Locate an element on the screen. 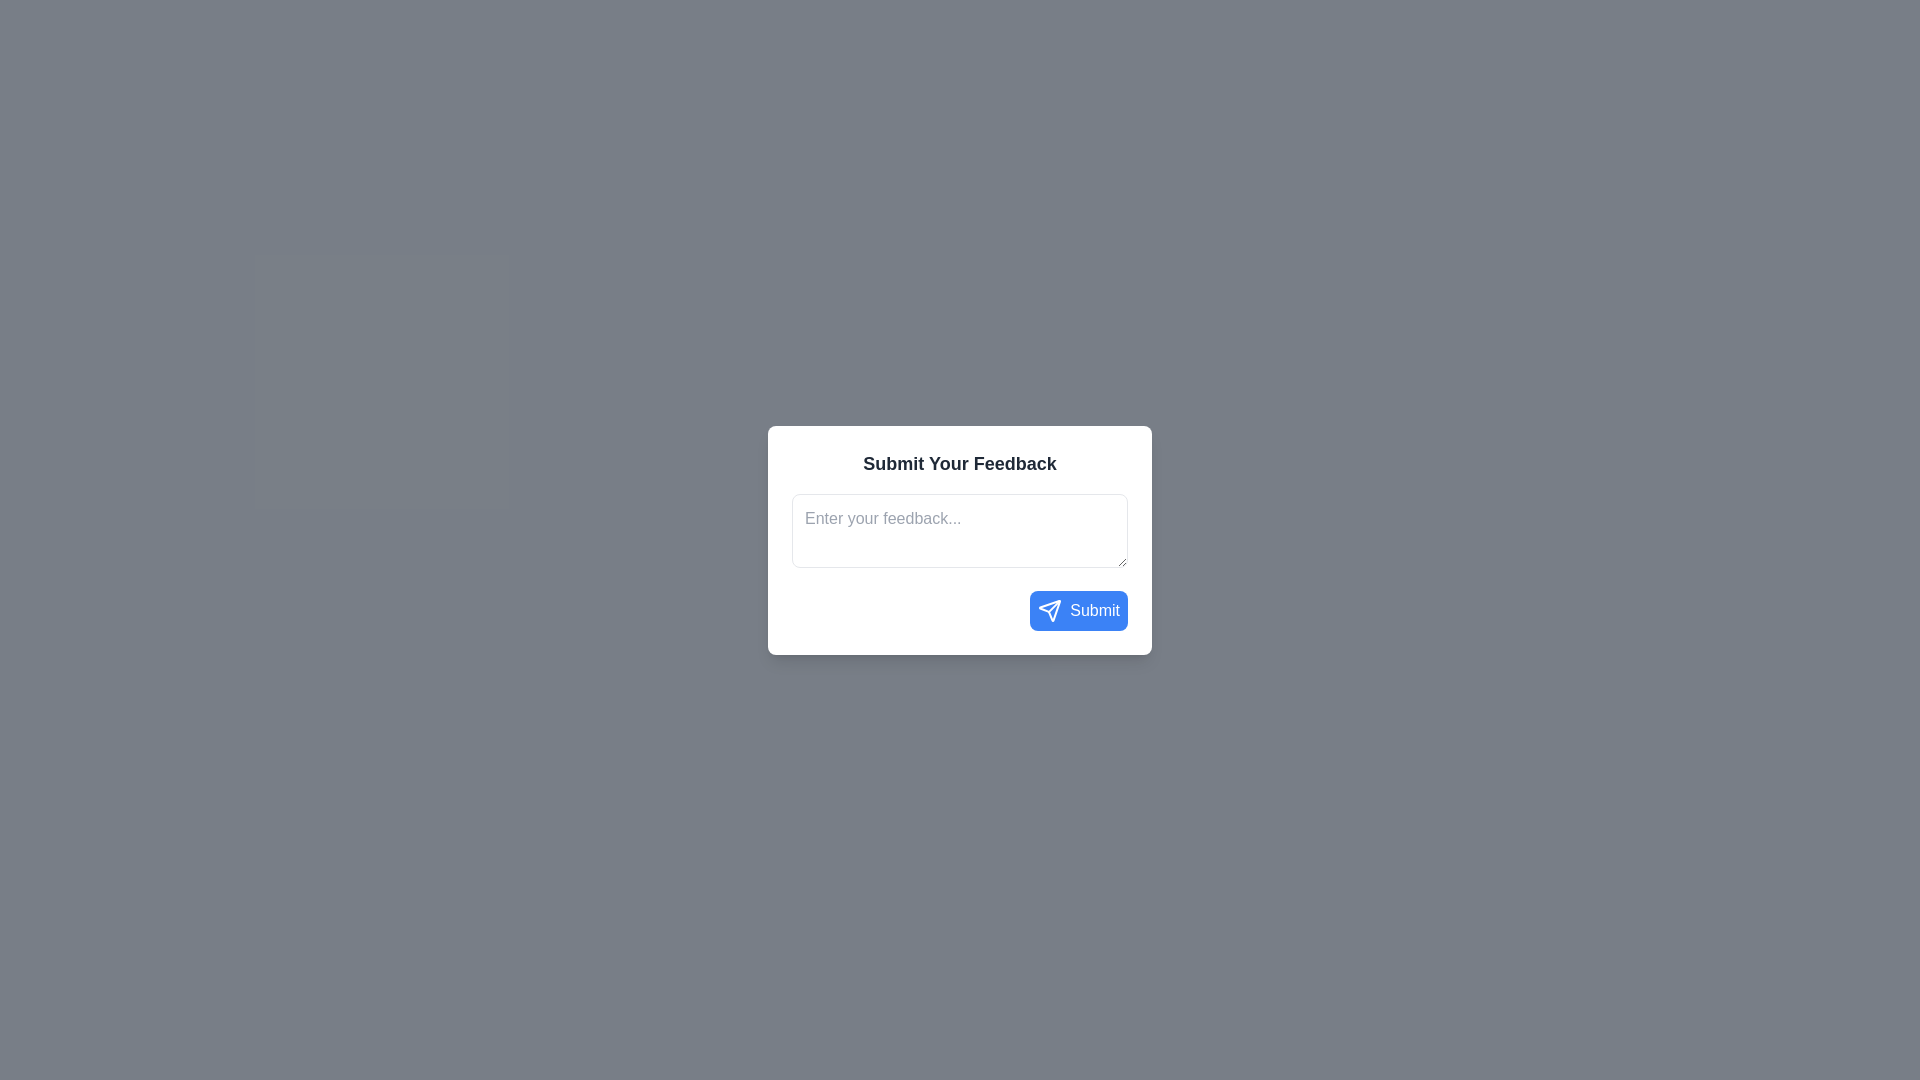  the 'Submit' button with a blue background and white text, which is located at the bottom-right corner of the form modal, to change its color is located at coordinates (1078, 609).